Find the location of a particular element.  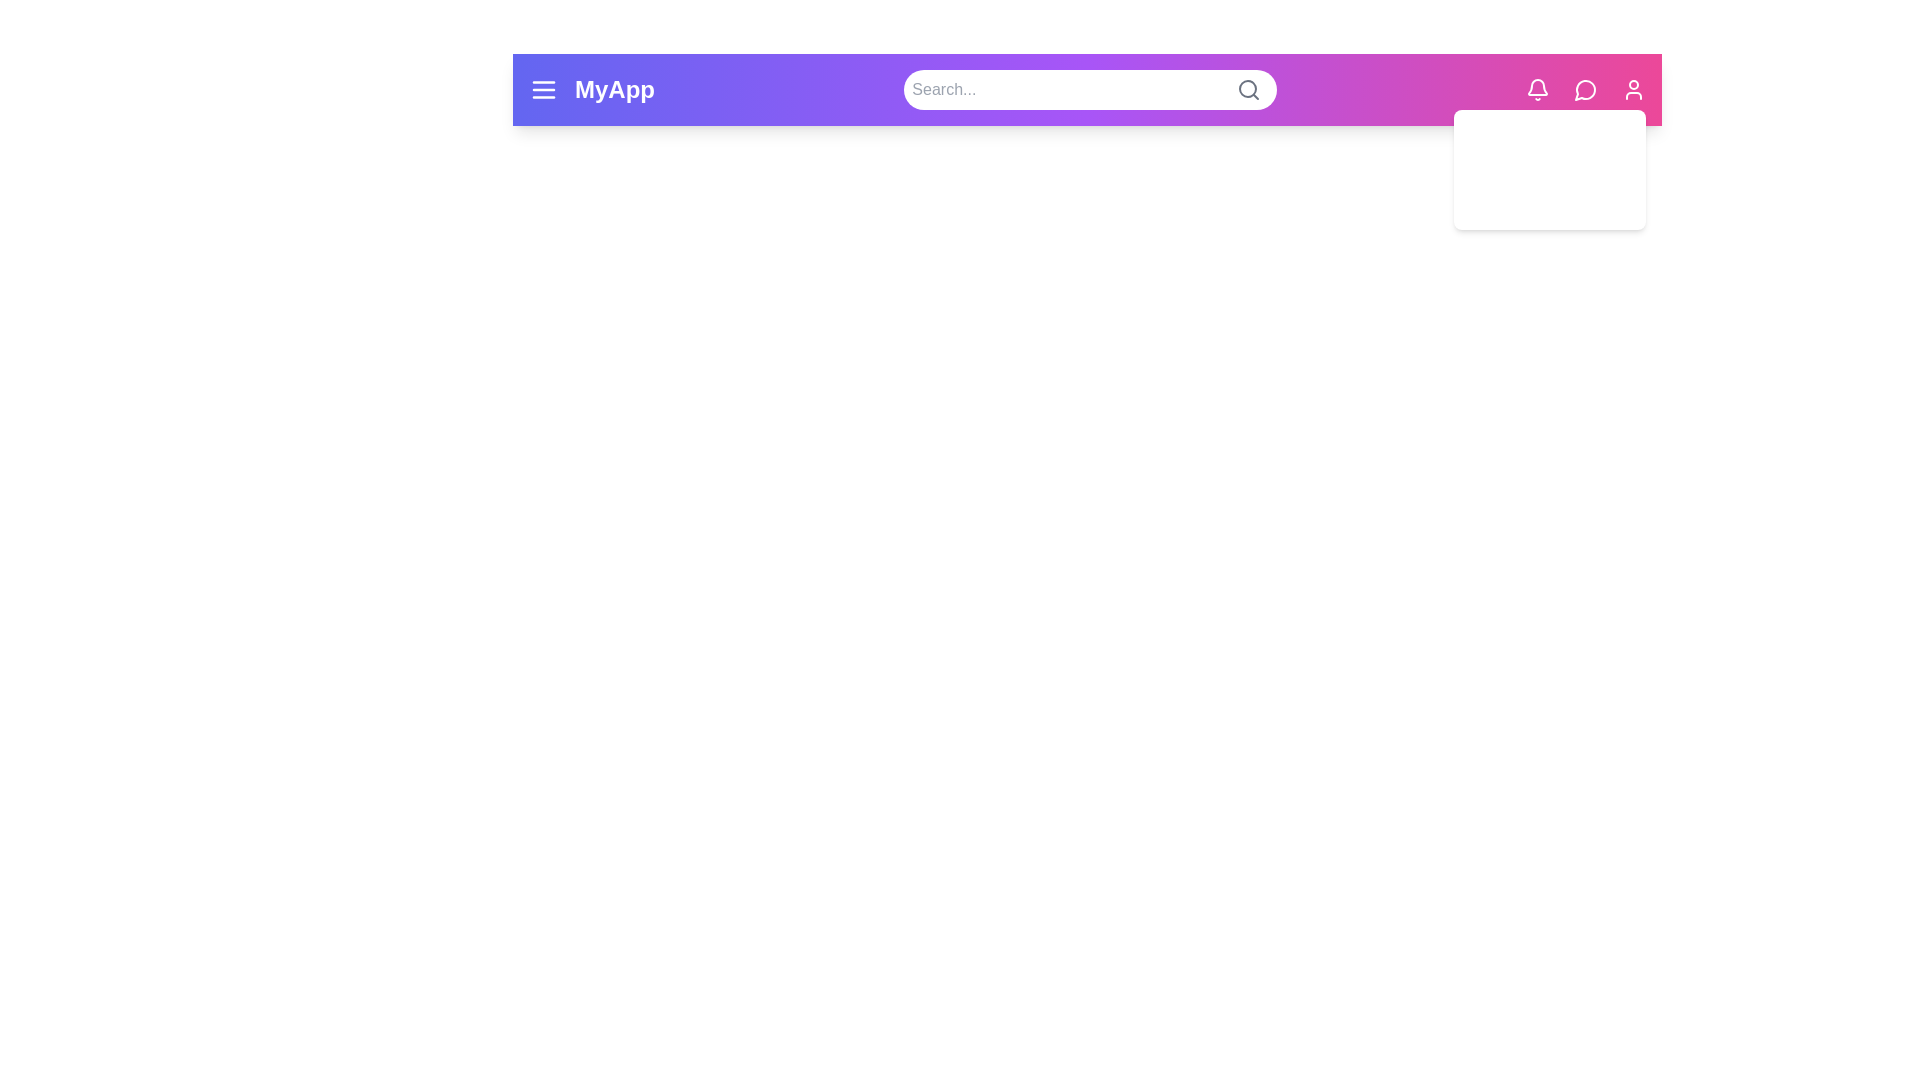

the Profile in the user profile dropdown is located at coordinates (1549, 130).